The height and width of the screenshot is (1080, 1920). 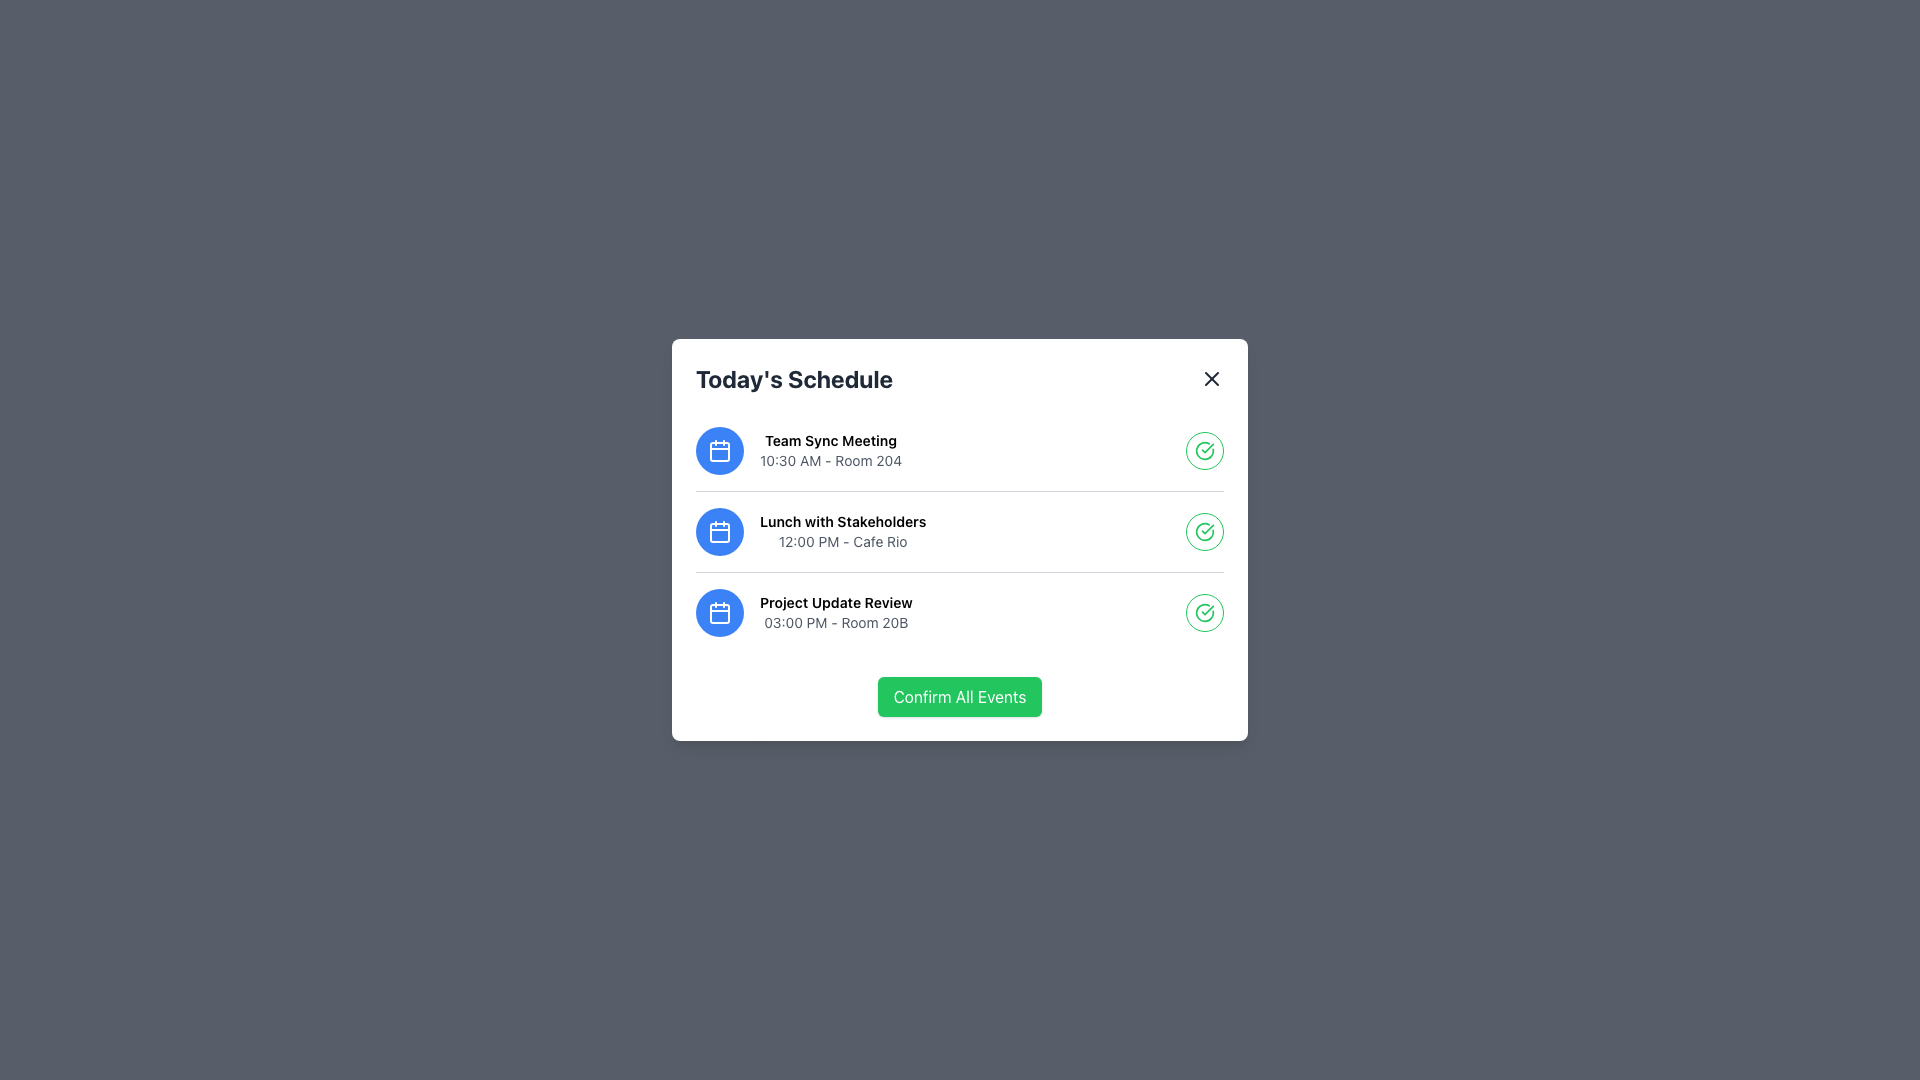 I want to click on the confirm button located at the bottom center of the 'Today's Schedule' modal to finalize all listed events, so click(x=960, y=696).